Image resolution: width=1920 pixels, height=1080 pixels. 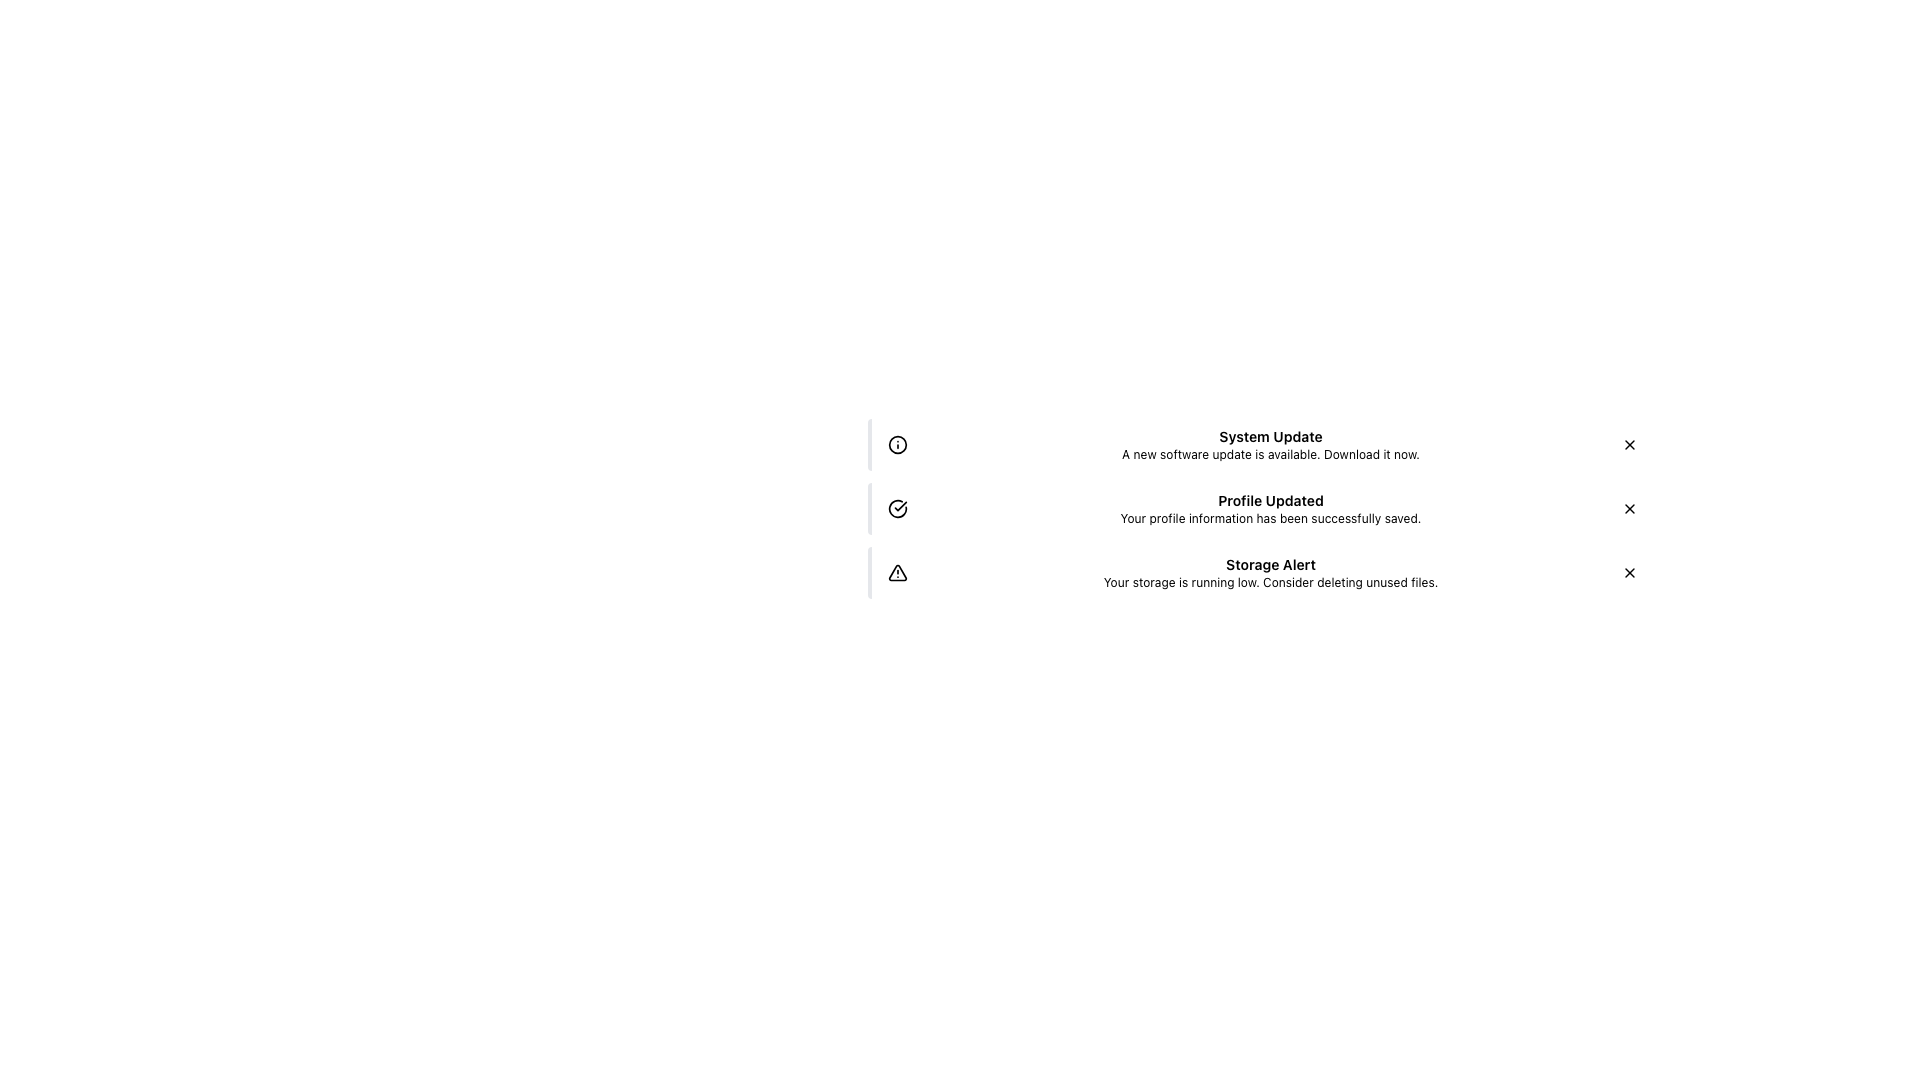 I want to click on the close button located at the rightmost side of the alert box that contains the message 'Storage Alert Your storage is running low. Consider deleting unused files.' to change its color, so click(x=1630, y=573).